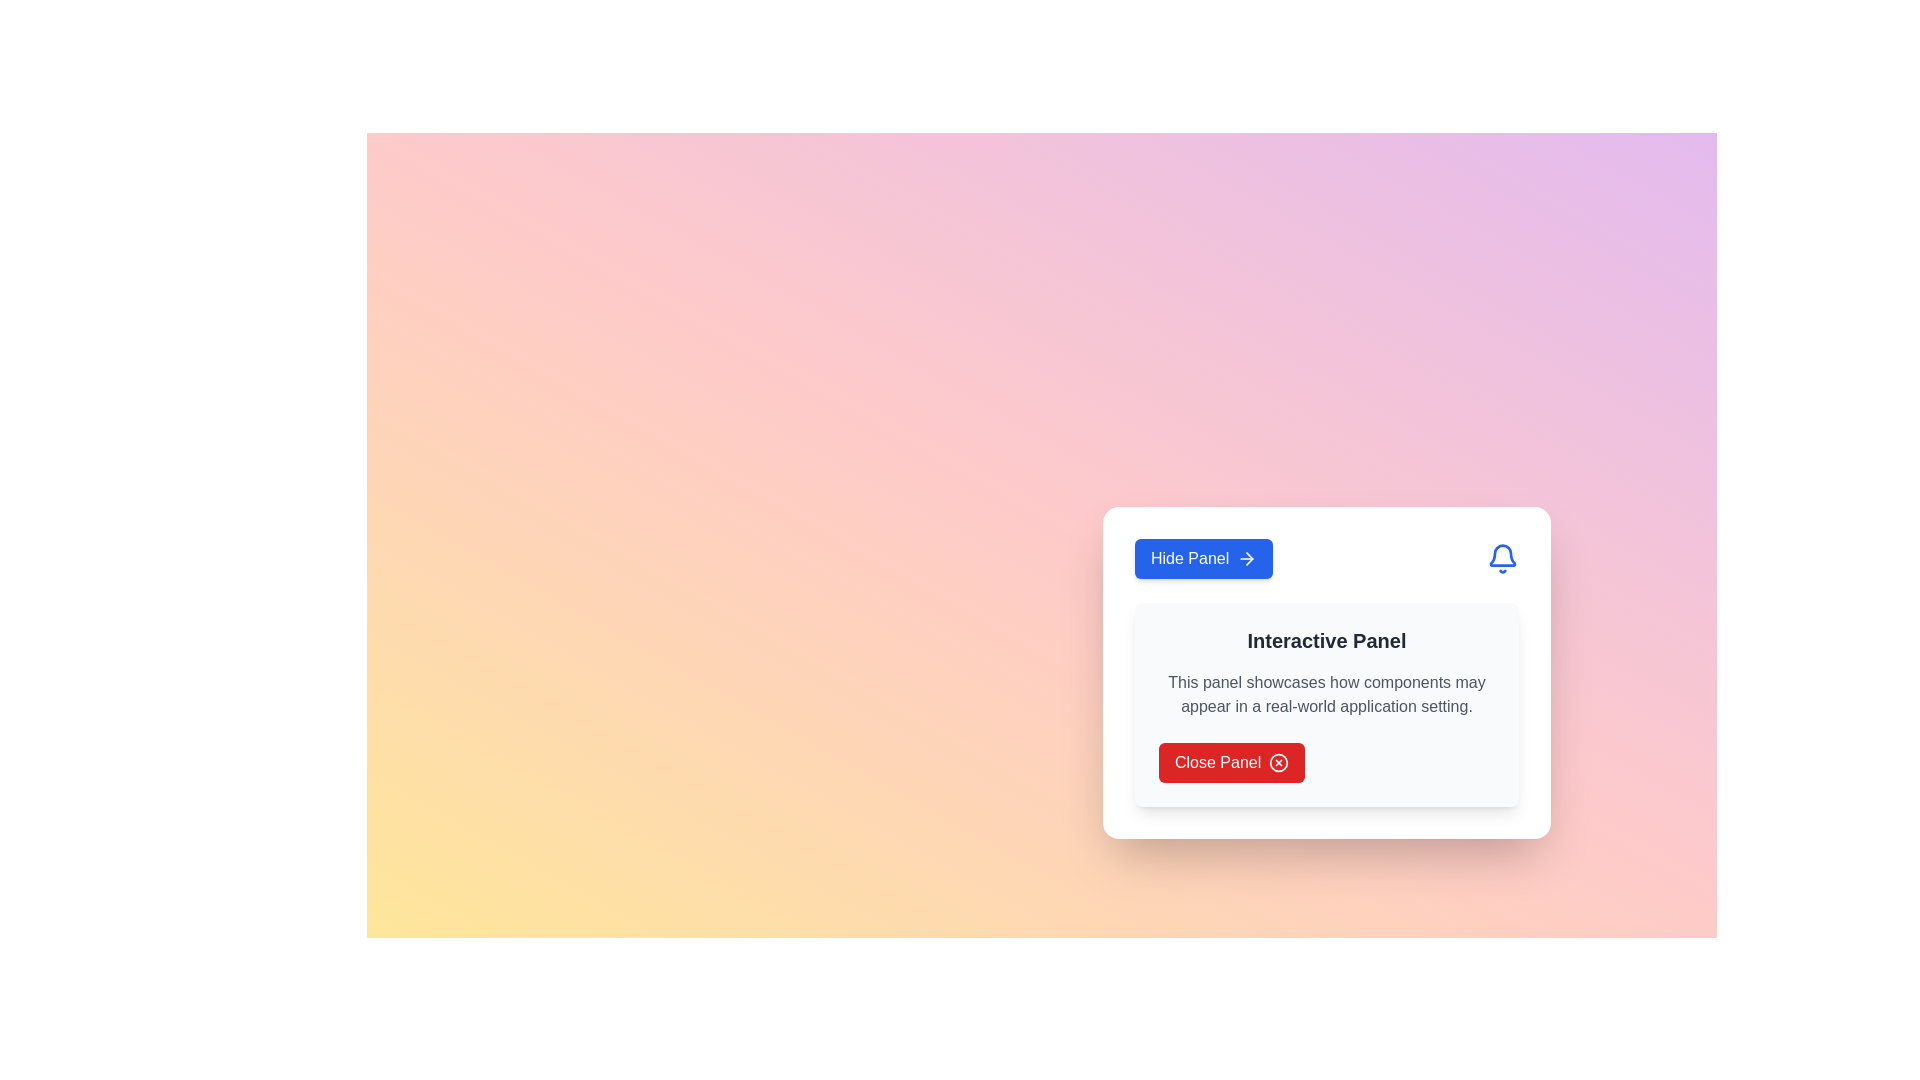  Describe the element at coordinates (1502, 559) in the screenshot. I see `the bell icon located at the far right of the header section` at that location.